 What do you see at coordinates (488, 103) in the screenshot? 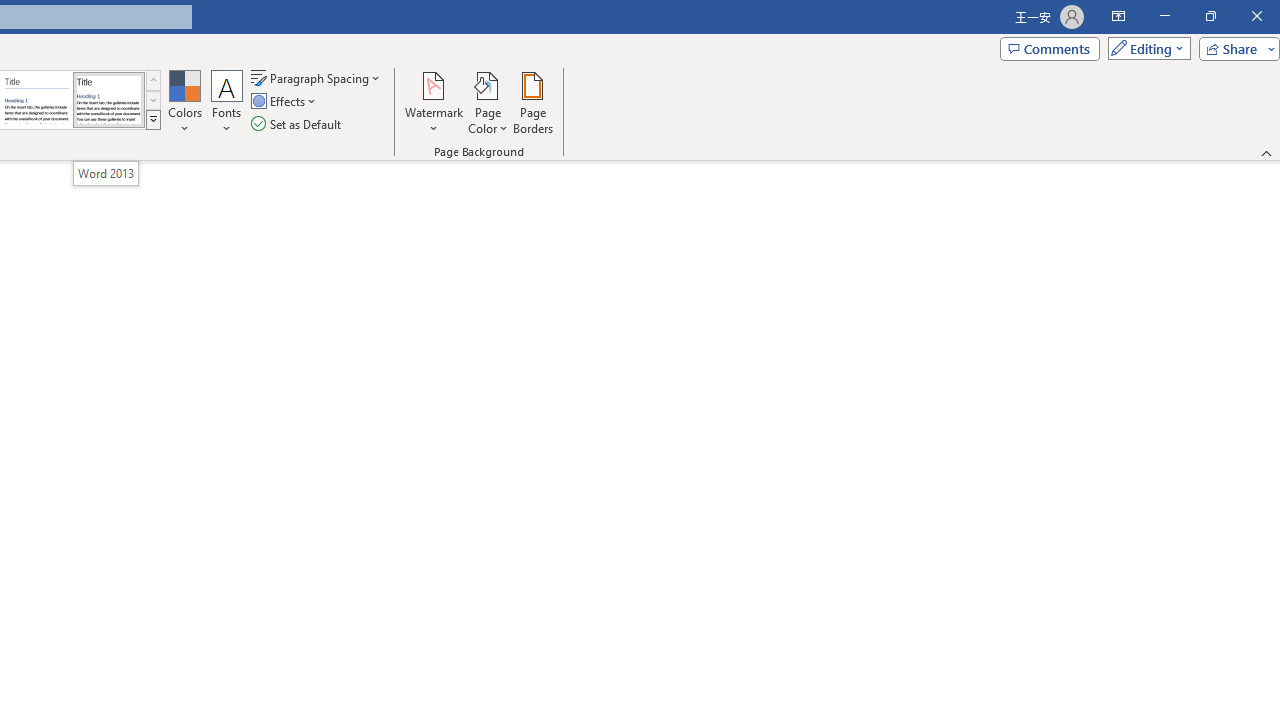
I see `'Page Color'` at bounding box center [488, 103].